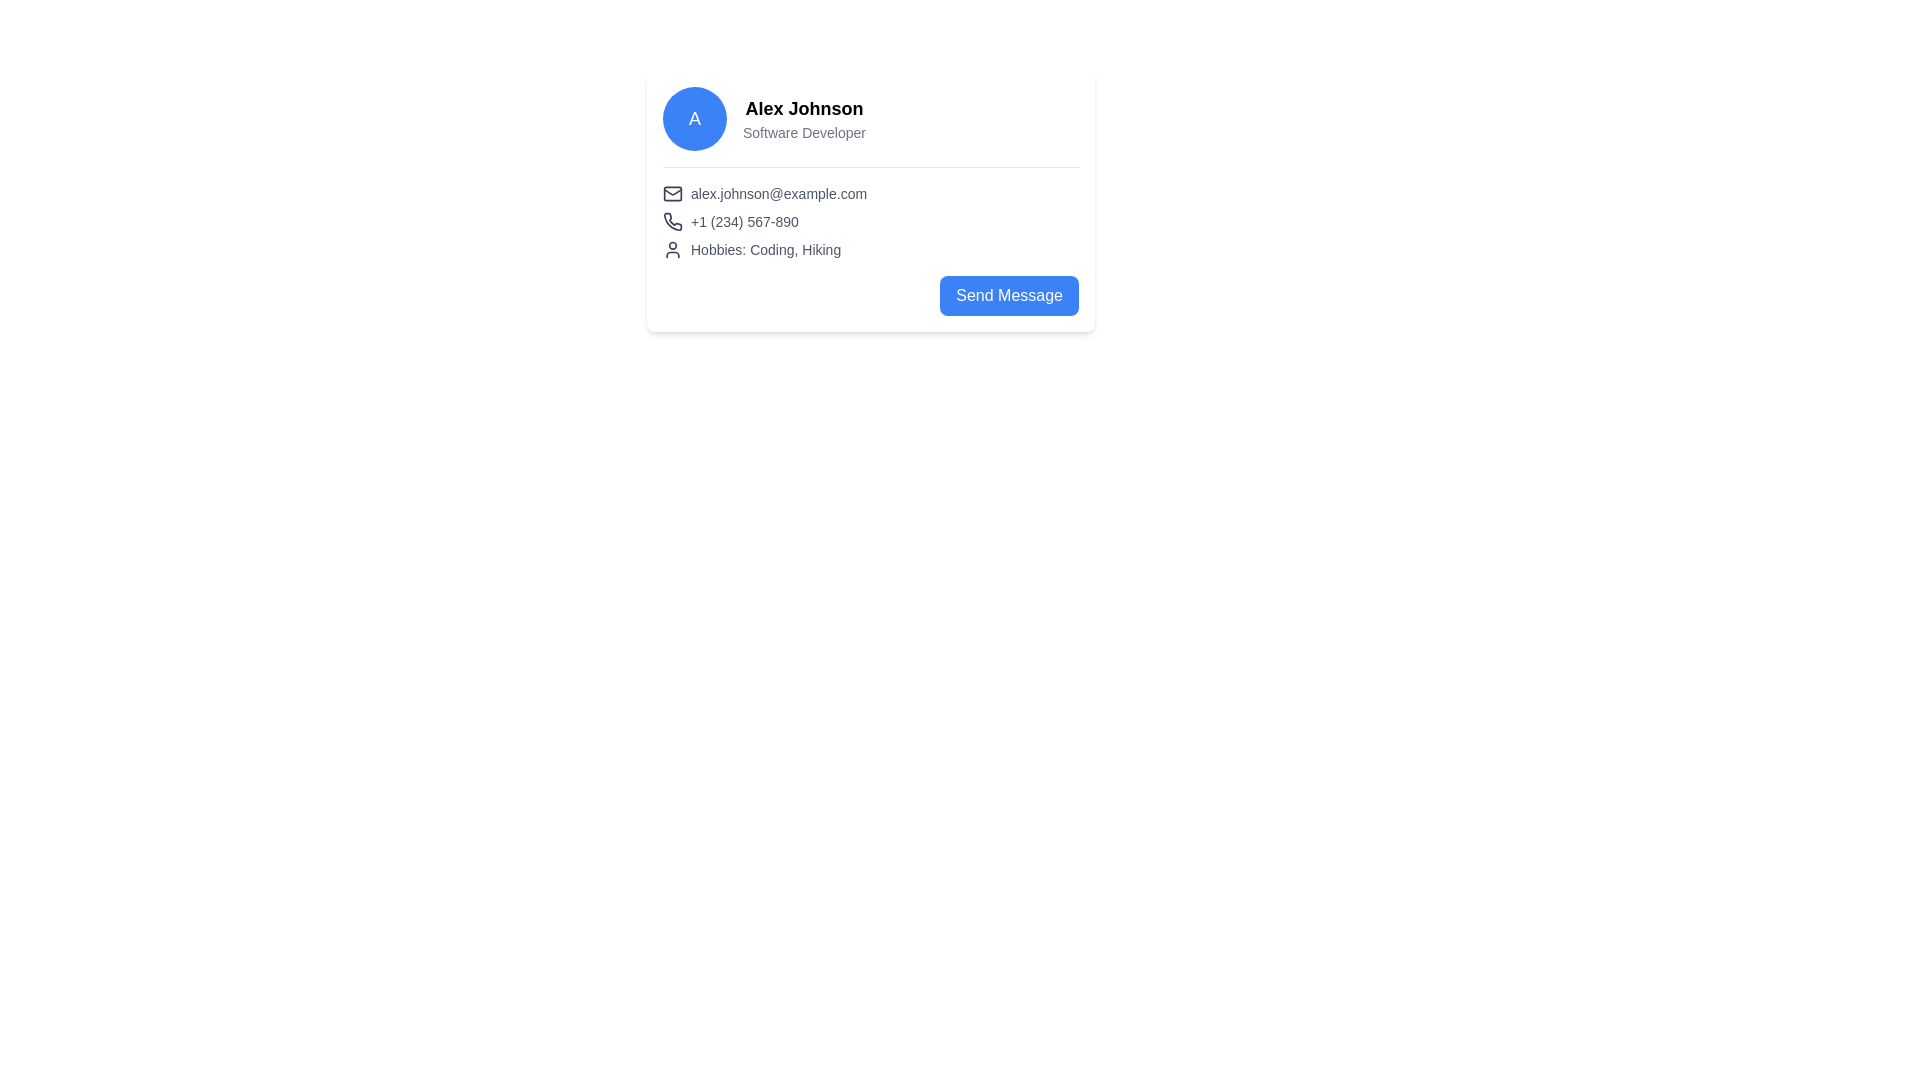  What do you see at coordinates (778, 193) in the screenshot?
I see `the static text element containing an email address, which is styled in gray and located beside an envelope icon, within the contact profile card` at bounding box center [778, 193].